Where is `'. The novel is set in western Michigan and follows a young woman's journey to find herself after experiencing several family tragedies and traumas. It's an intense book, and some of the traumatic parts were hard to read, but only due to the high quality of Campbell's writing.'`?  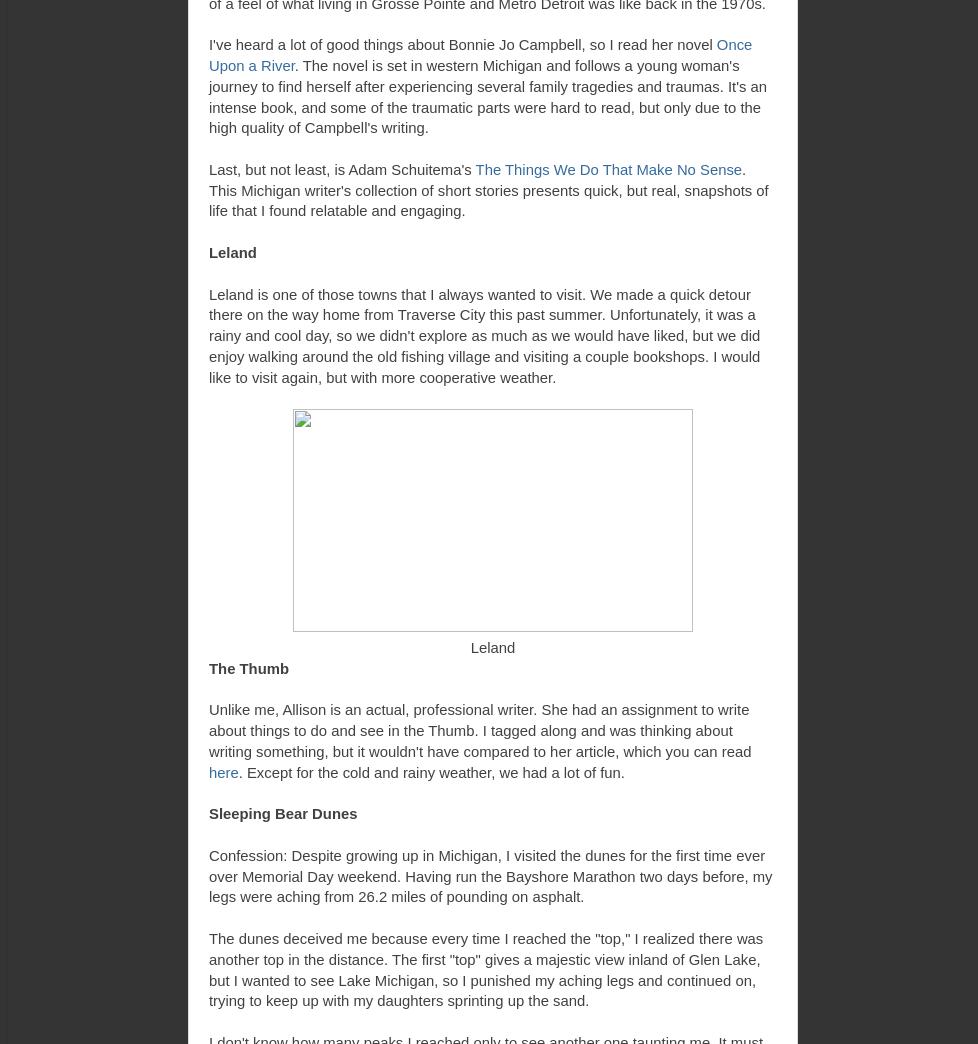 '. The novel is set in western Michigan and follows a young woman's journey to find herself after experiencing several family tragedies and traumas. It's an intense book, and some of the traumatic parts were hard to read, but only due to the high quality of Campbell's writing.' is located at coordinates (487, 96).